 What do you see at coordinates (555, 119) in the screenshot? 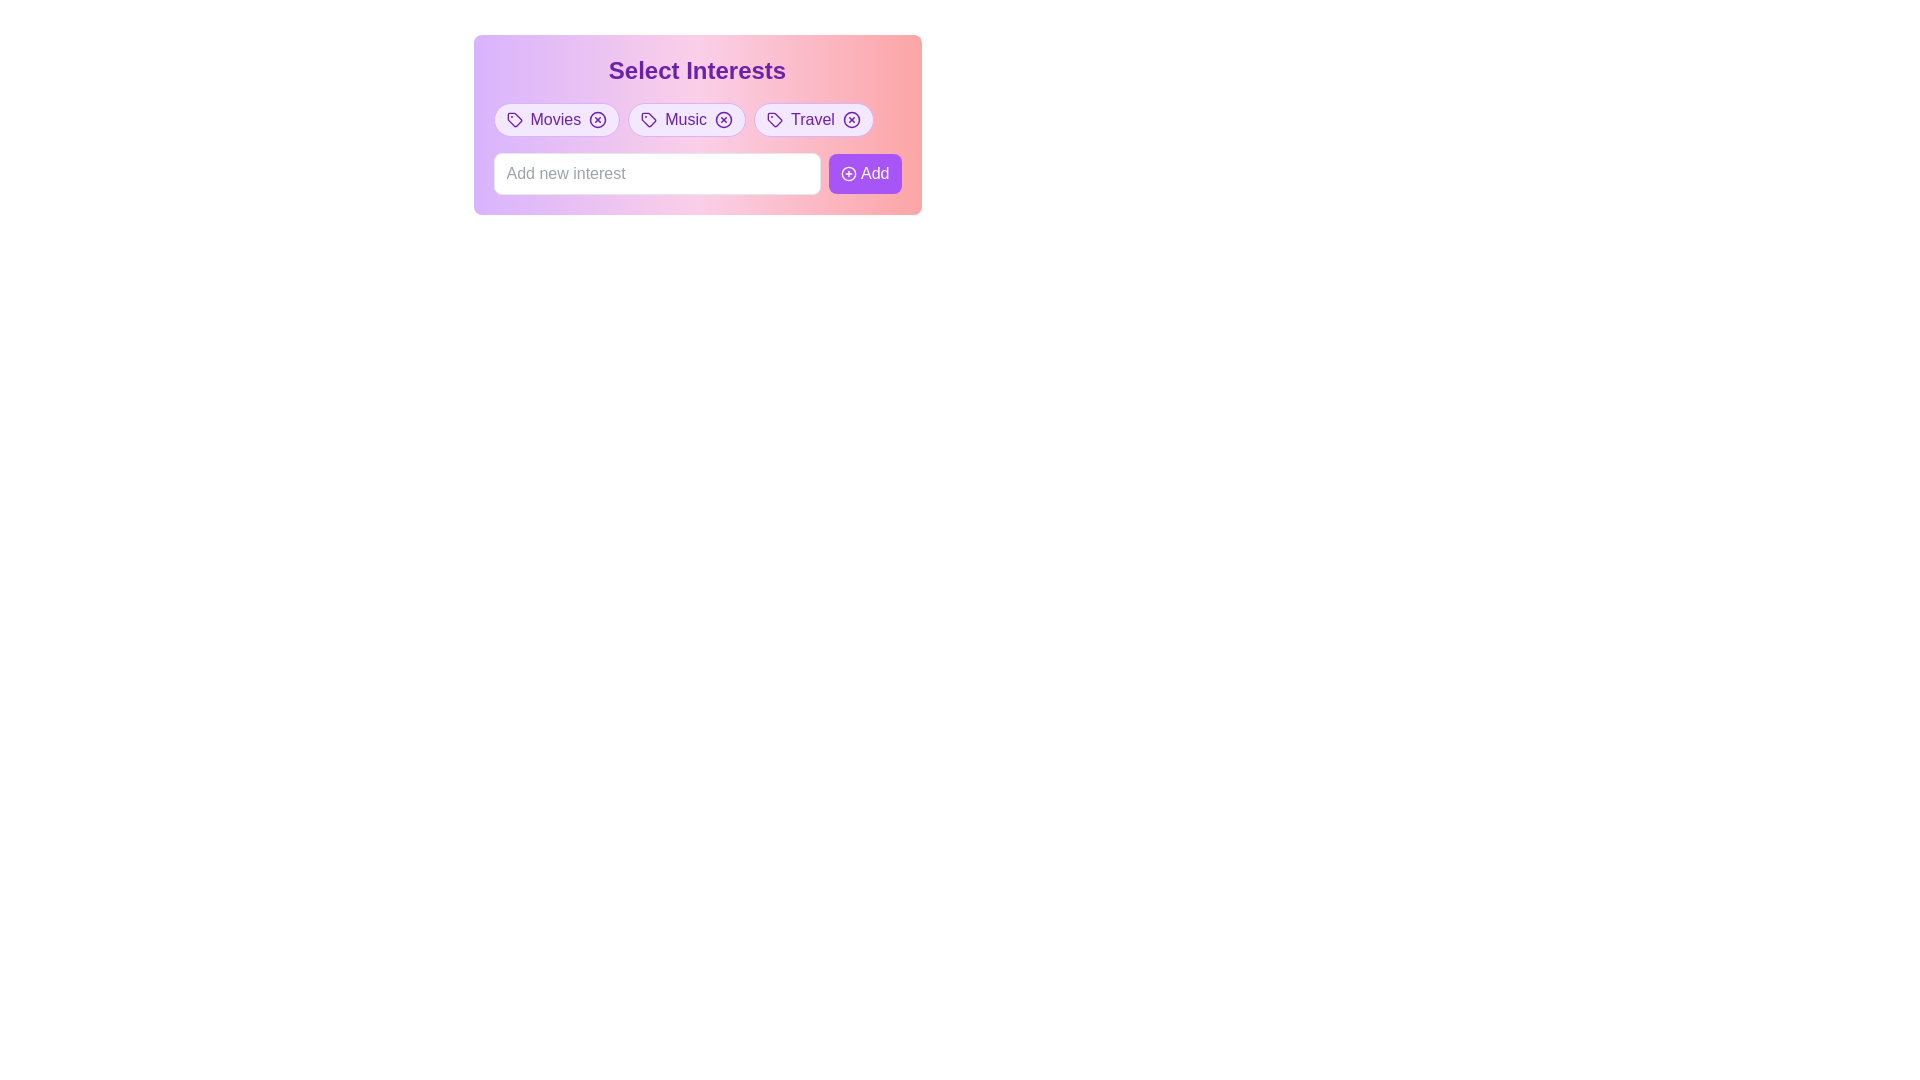
I see `the 'Movies' interest category label located in the first slot of the selectable interests row, under the 'Select Interests' heading` at bounding box center [555, 119].